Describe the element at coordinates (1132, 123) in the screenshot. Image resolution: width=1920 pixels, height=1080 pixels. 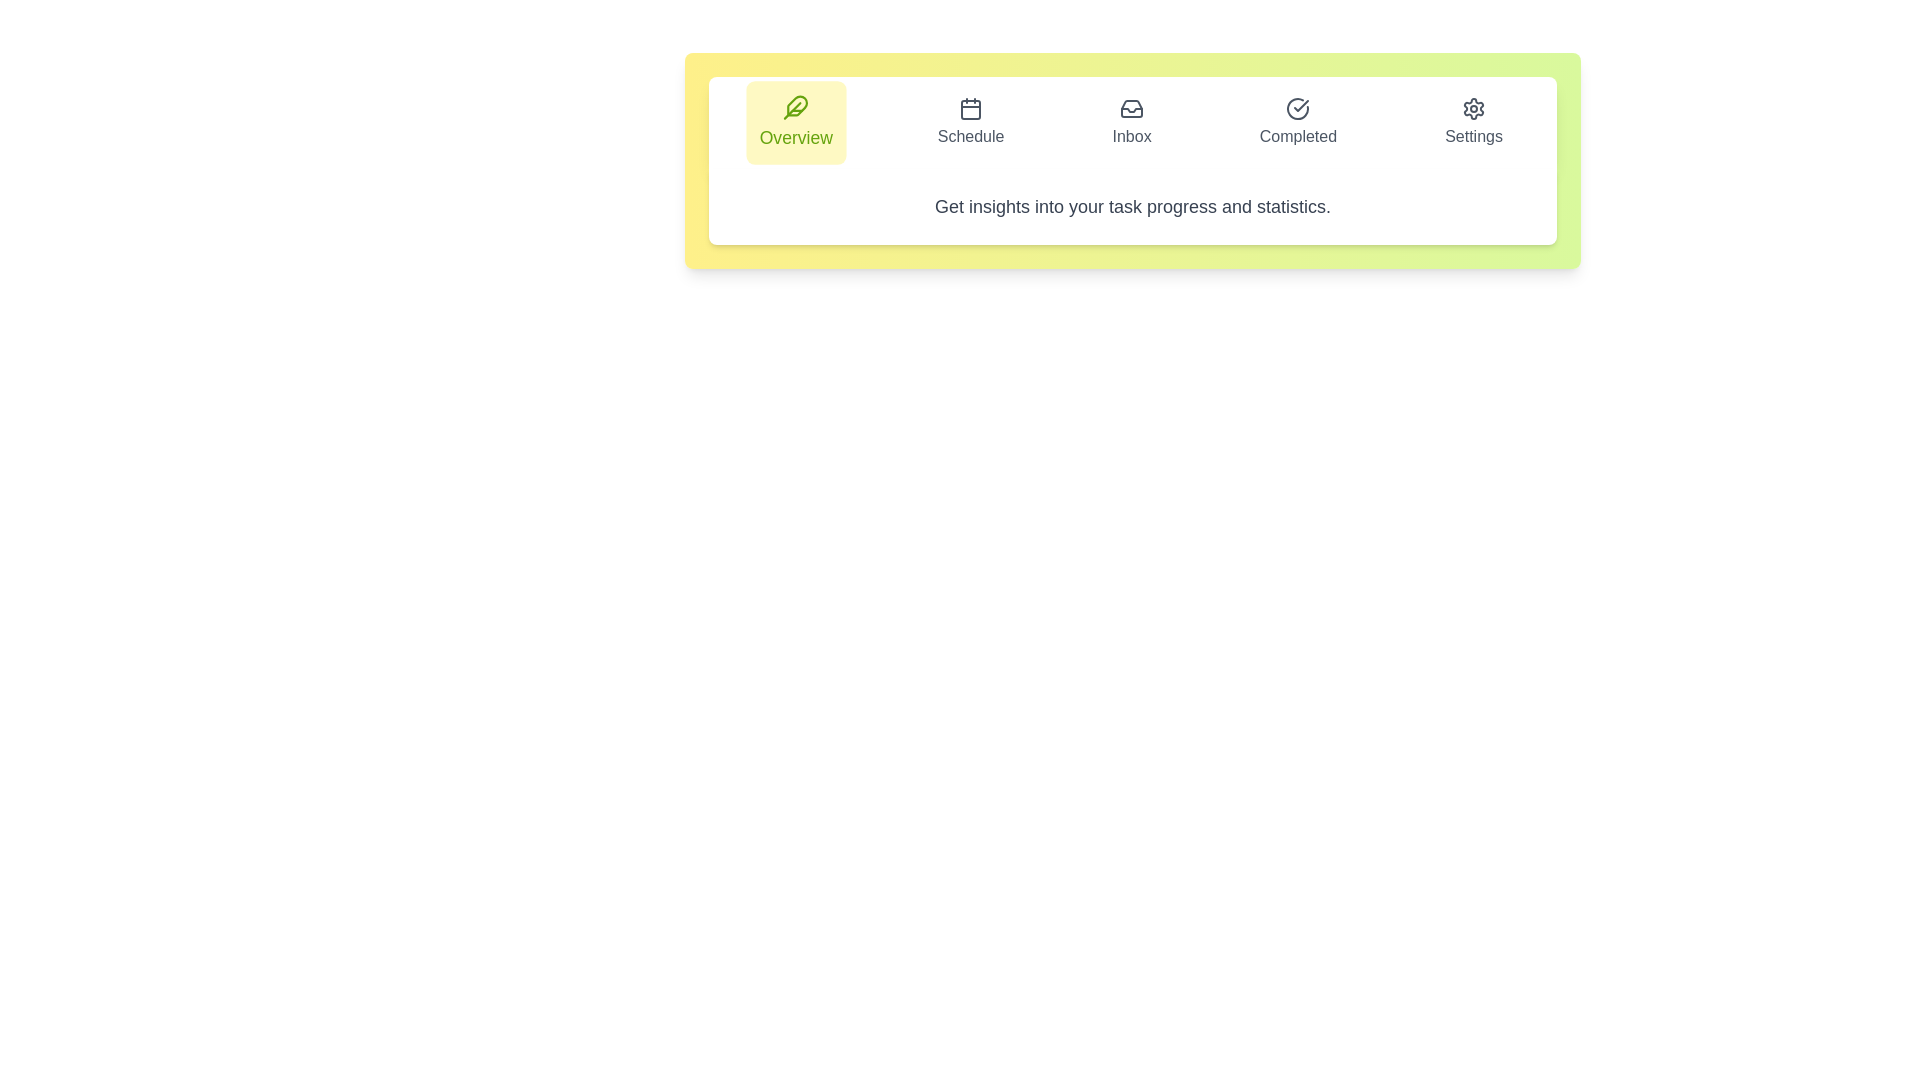
I see `the tab labeled Inbox` at that location.